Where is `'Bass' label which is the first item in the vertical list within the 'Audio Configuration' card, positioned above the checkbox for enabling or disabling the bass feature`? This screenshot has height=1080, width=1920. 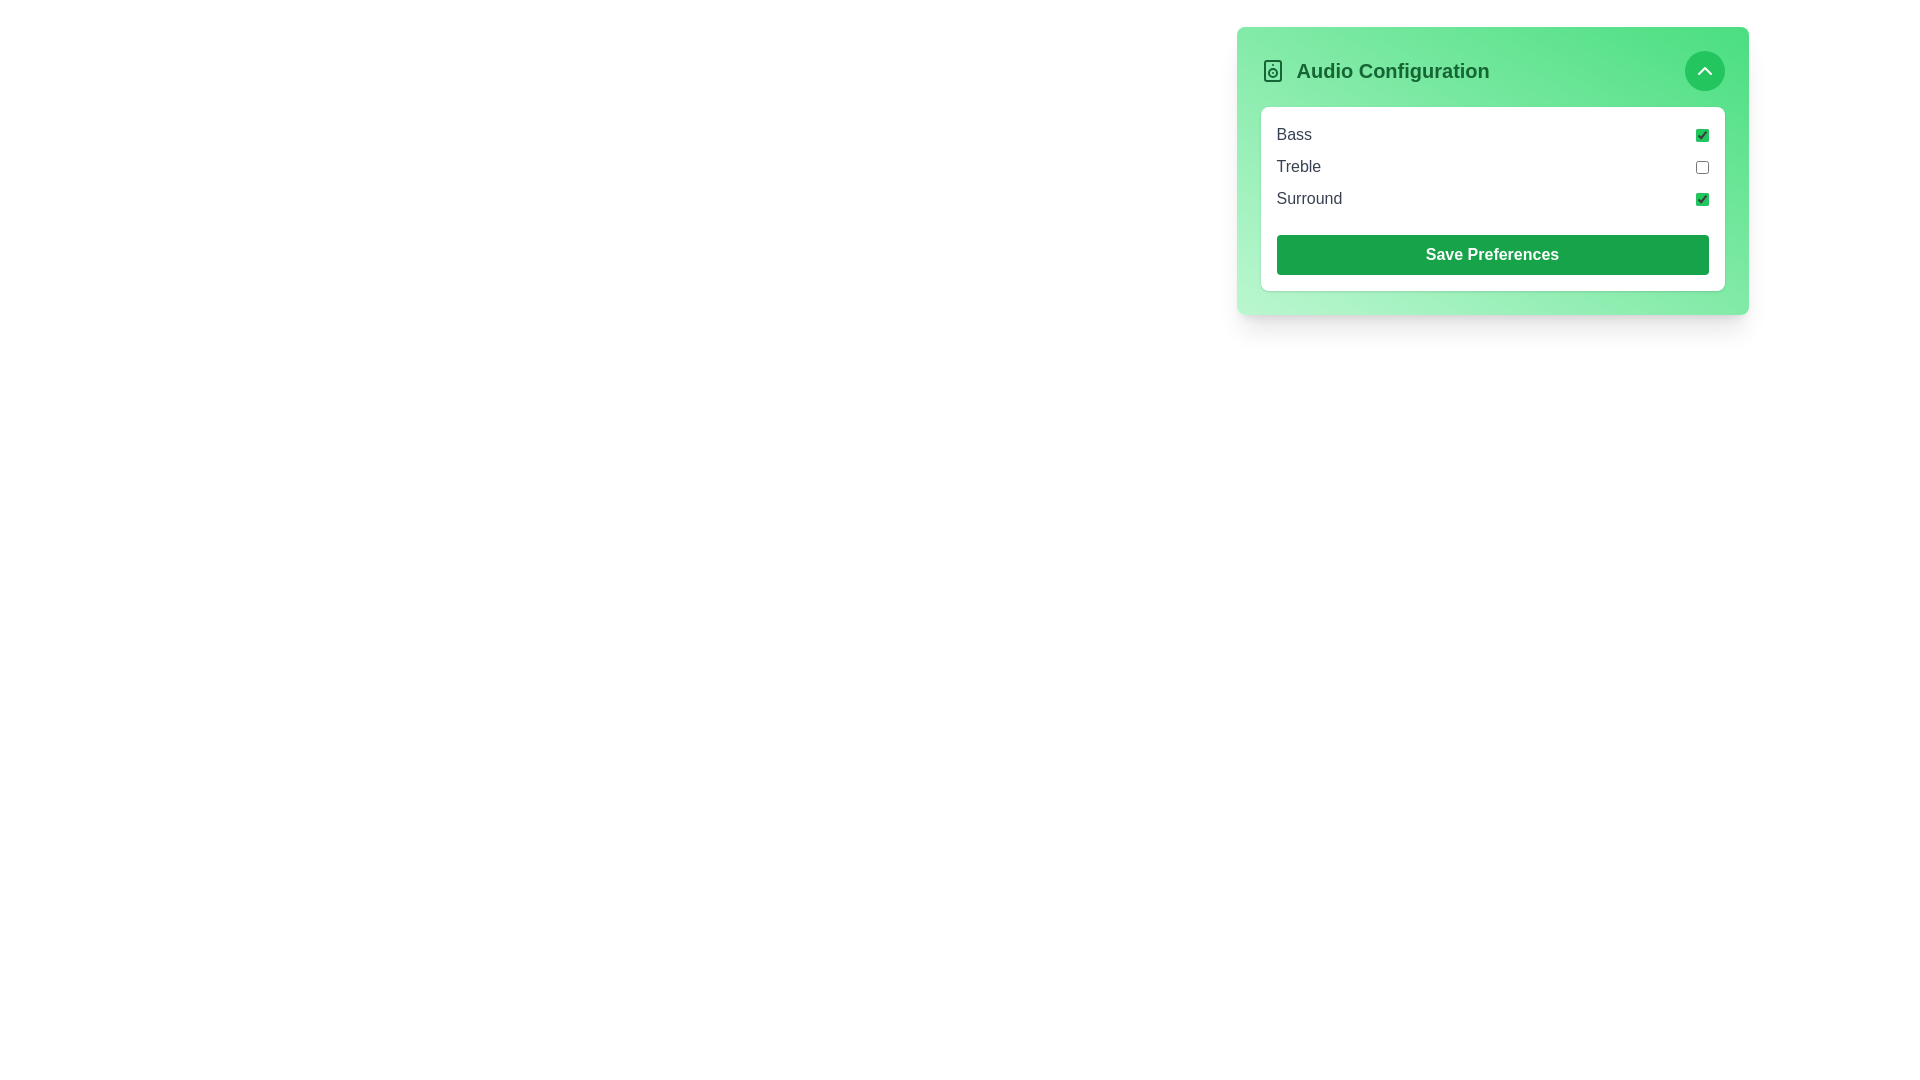
'Bass' label which is the first item in the vertical list within the 'Audio Configuration' card, positioned above the checkbox for enabling or disabling the bass feature is located at coordinates (1294, 135).